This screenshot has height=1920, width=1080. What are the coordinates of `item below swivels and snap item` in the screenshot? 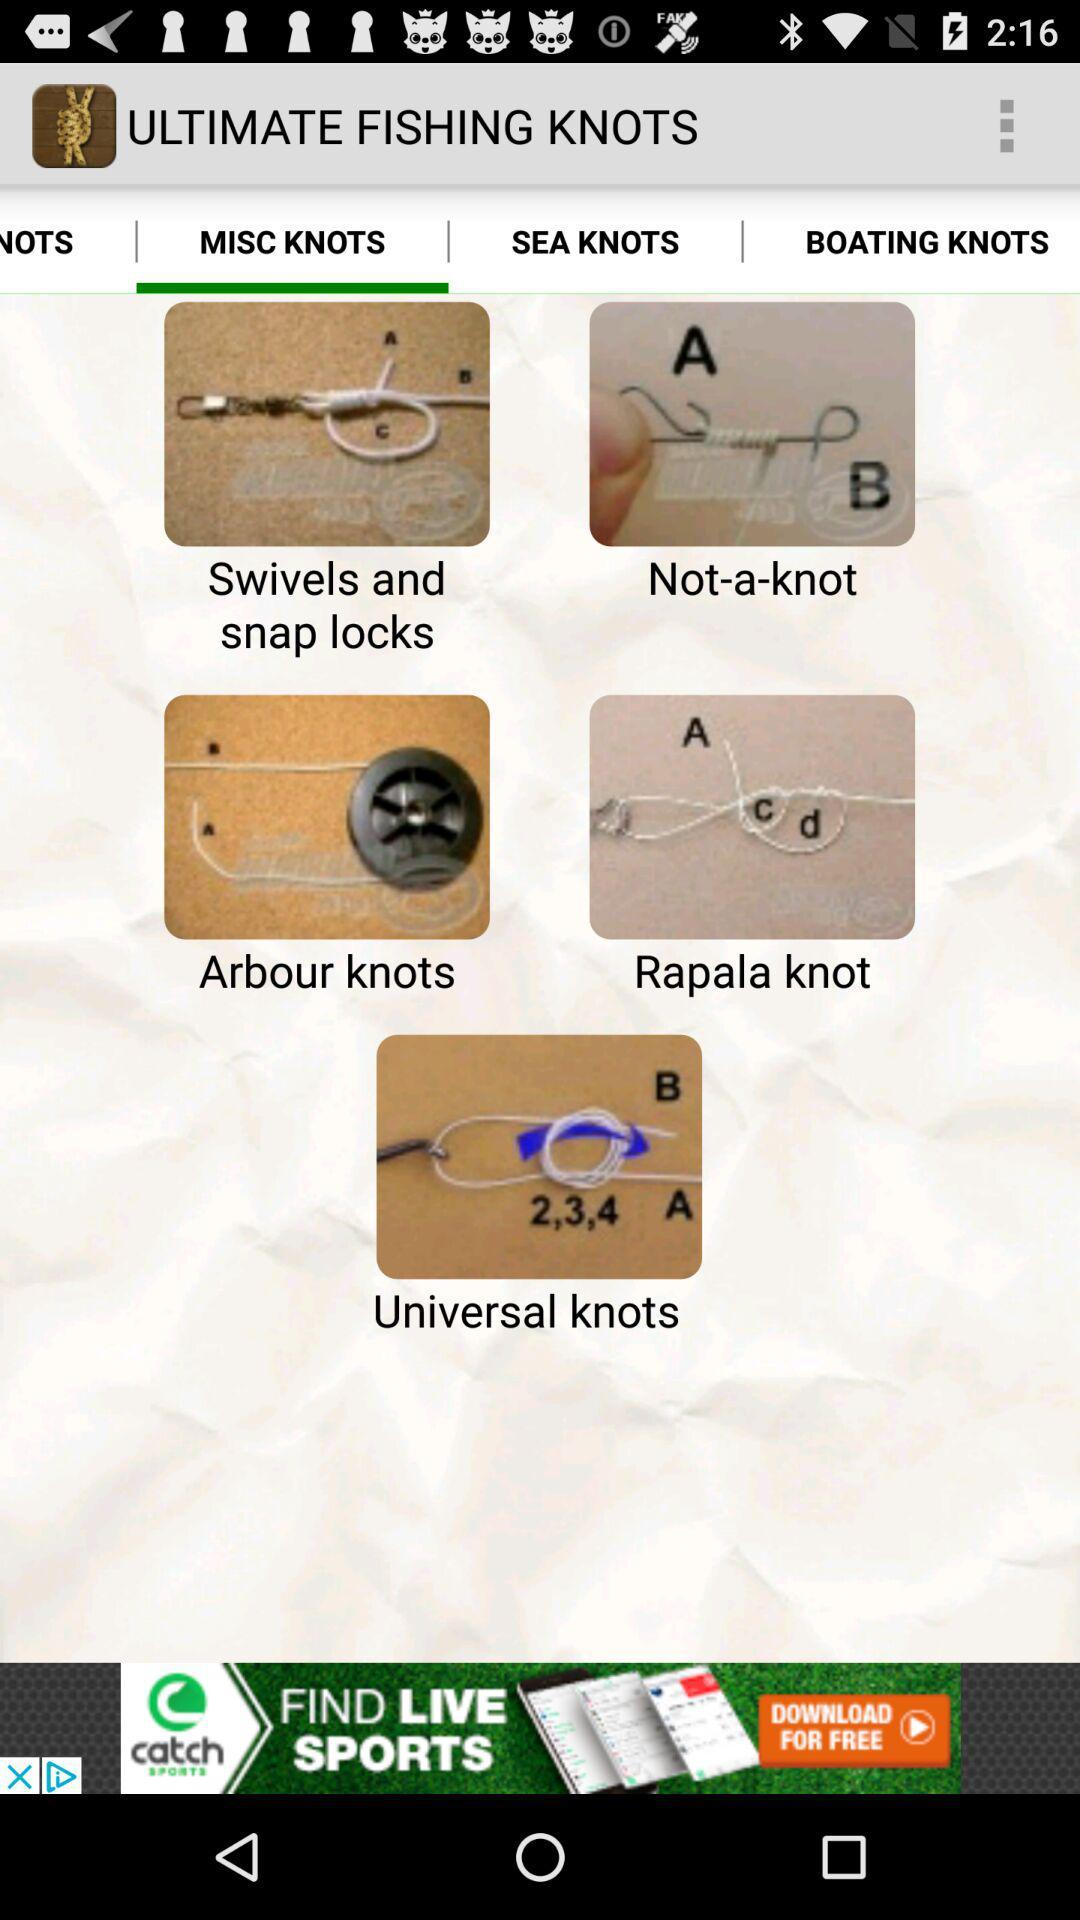 It's located at (326, 817).